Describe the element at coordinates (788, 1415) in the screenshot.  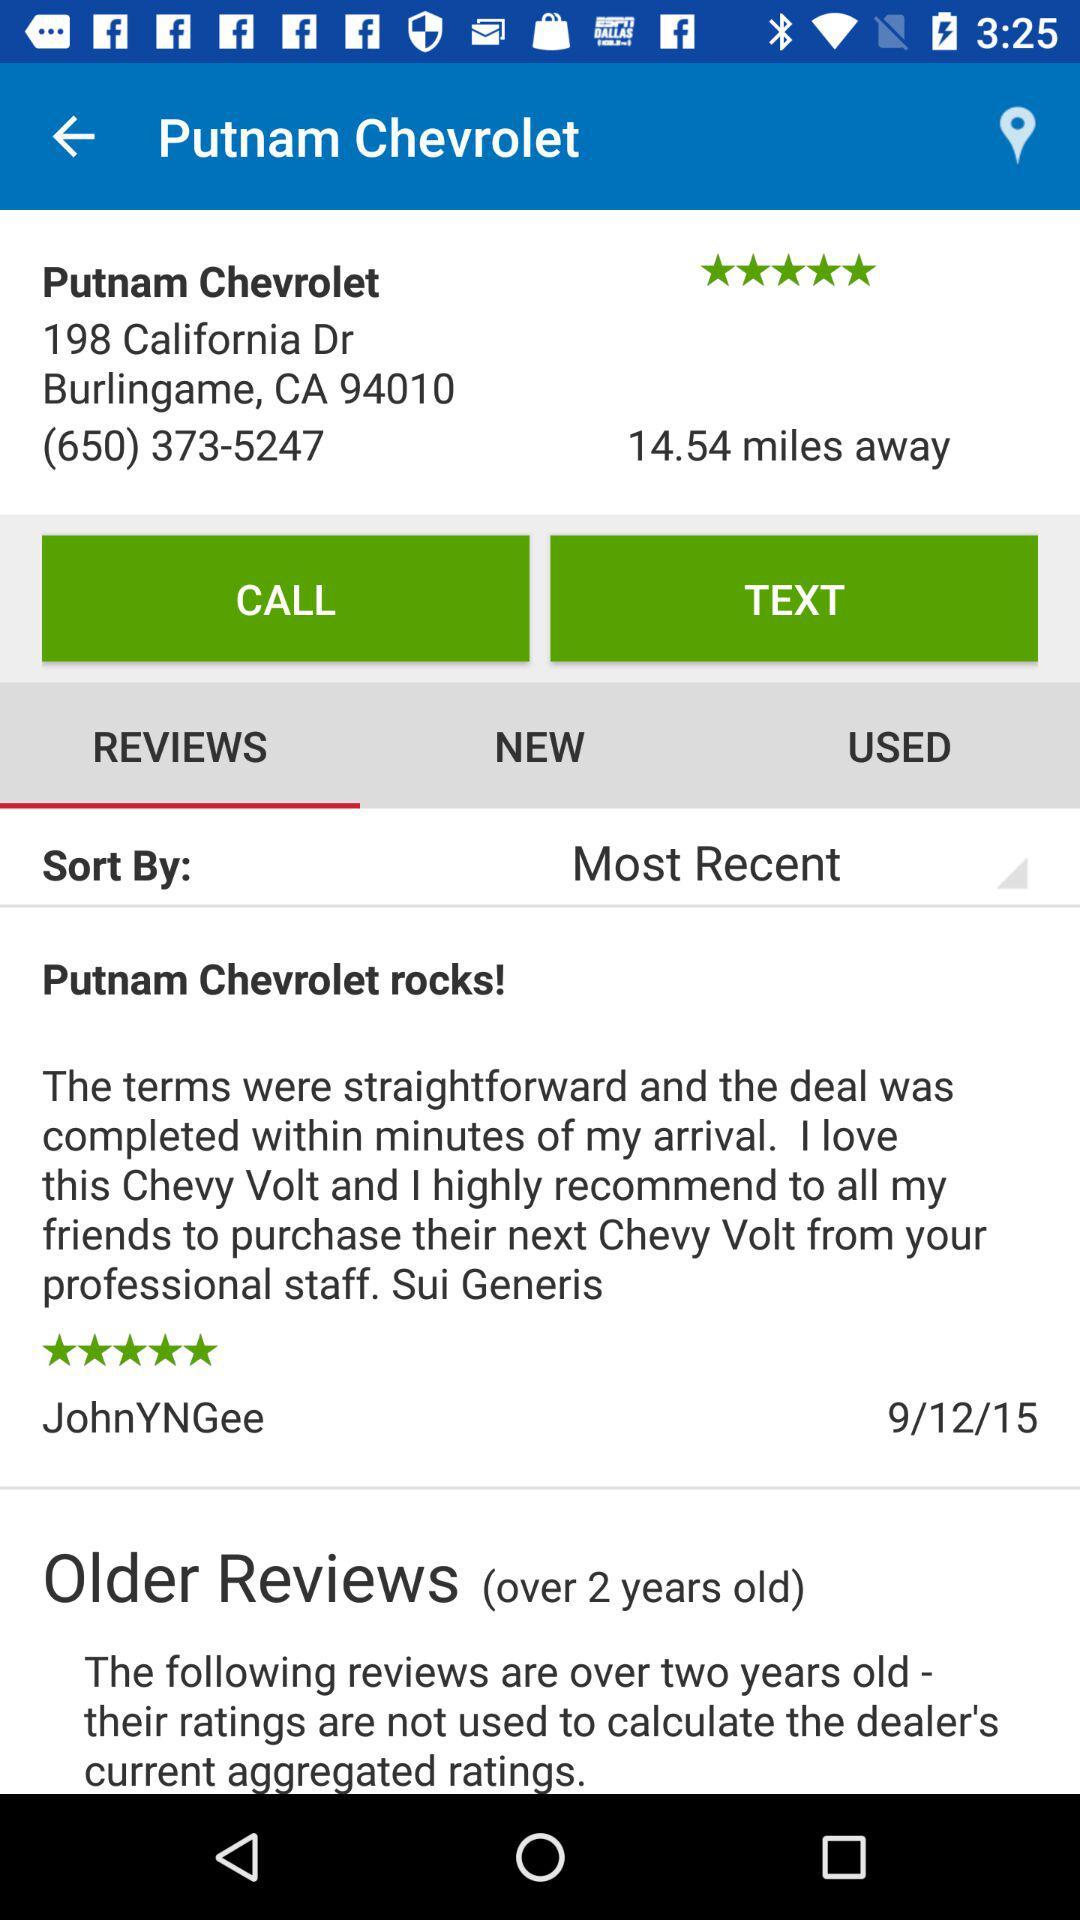
I see `the icon above over 2 years item` at that location.